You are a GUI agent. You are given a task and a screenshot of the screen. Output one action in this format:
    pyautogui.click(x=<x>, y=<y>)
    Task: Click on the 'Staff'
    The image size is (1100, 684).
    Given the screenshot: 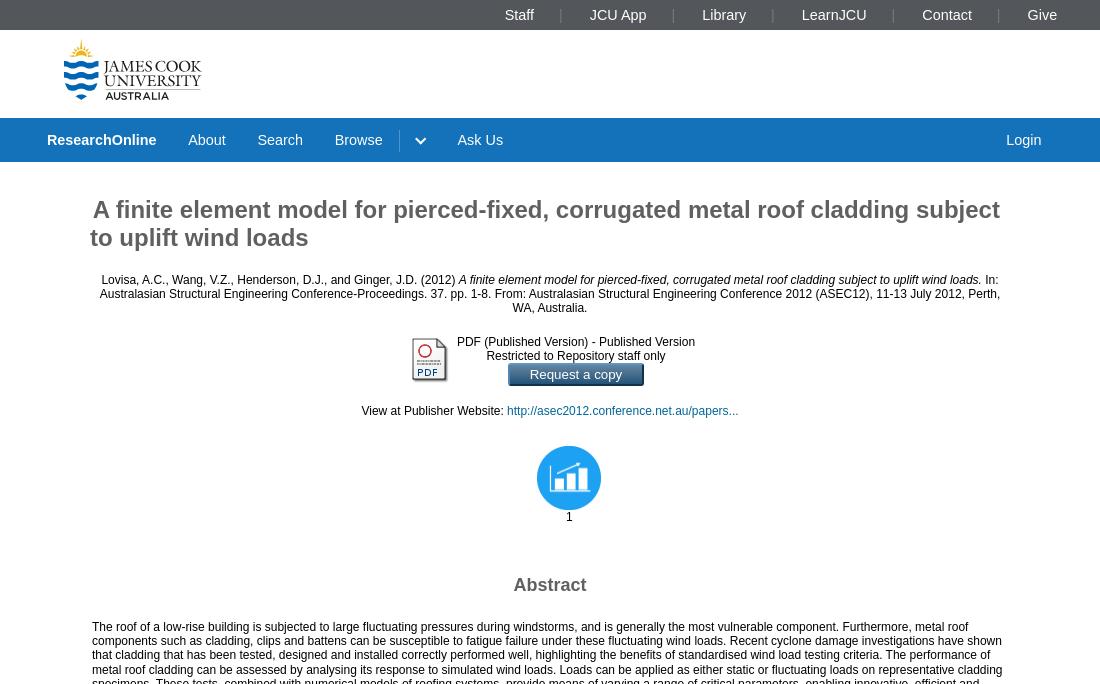 What is the action you would take?
    pyautogui.click(x=518, y=13)
    